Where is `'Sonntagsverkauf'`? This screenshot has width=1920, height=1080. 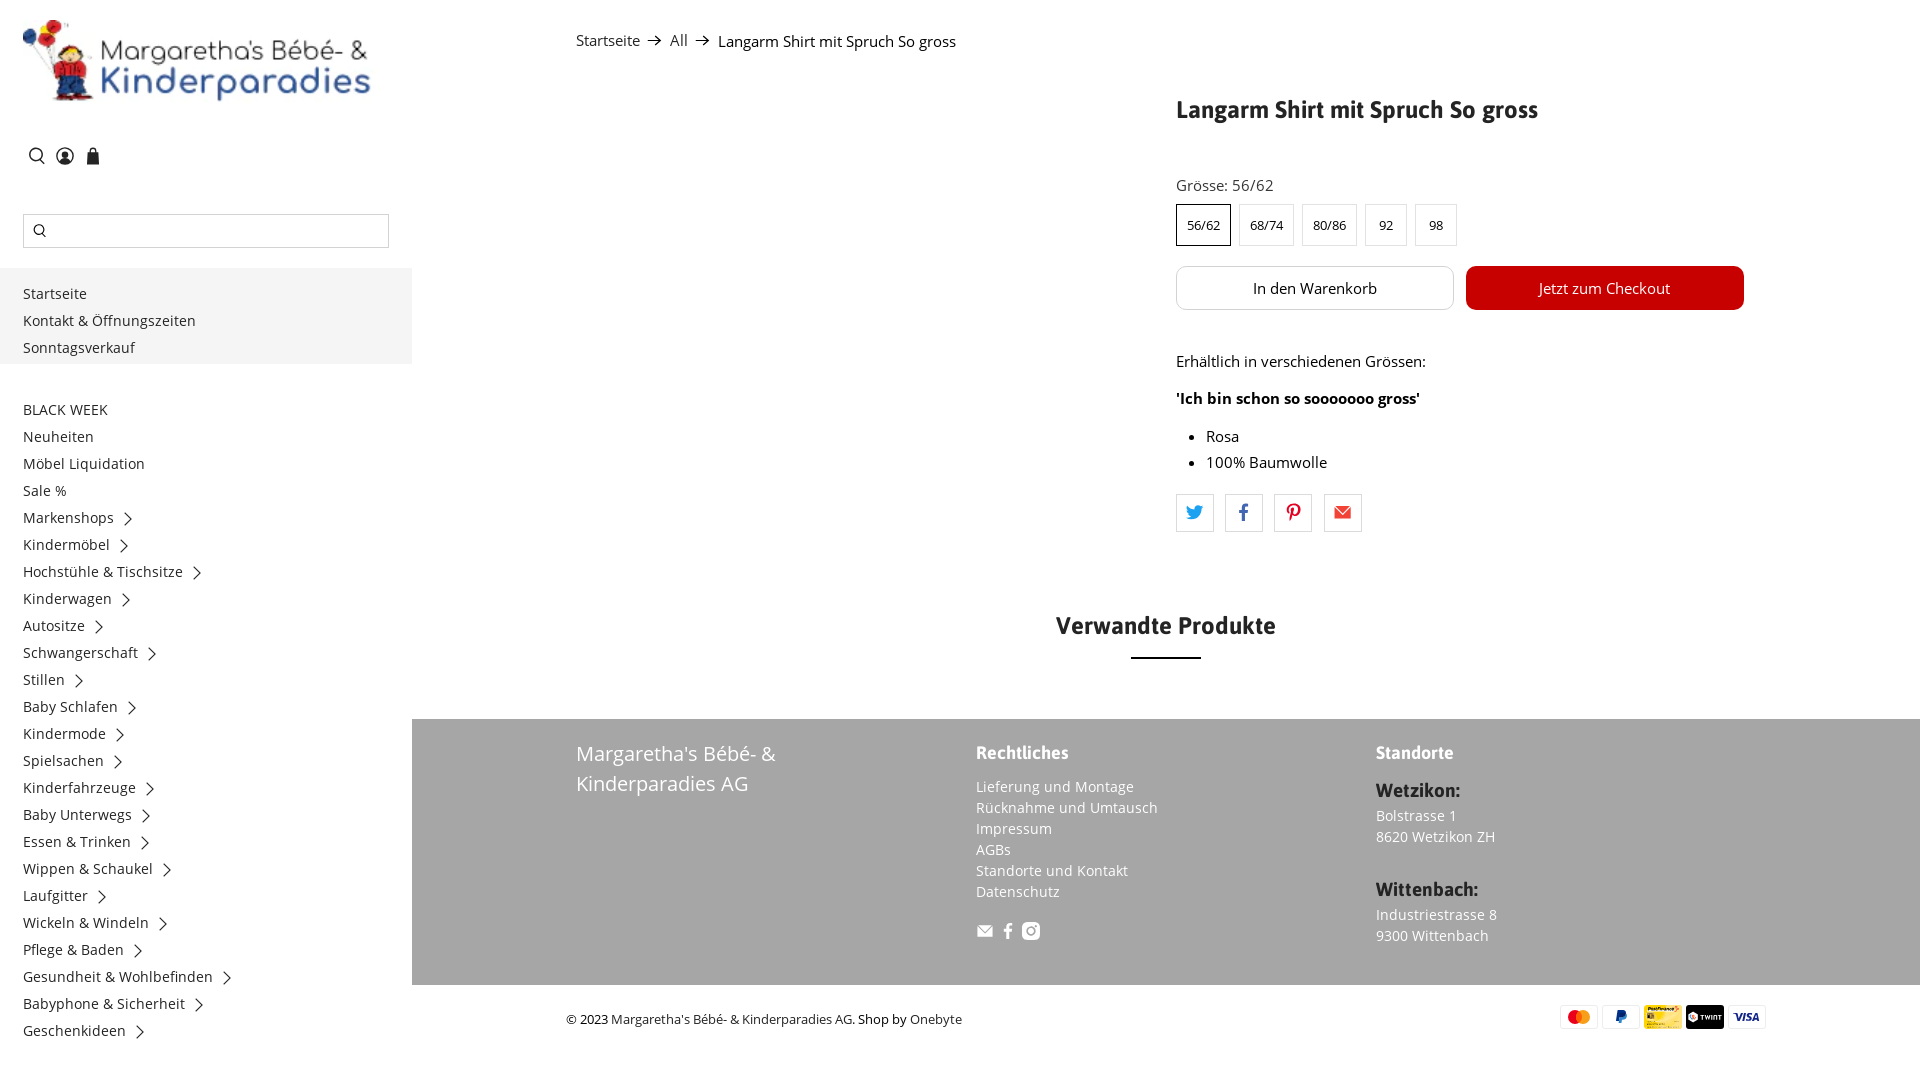
'Sonntagsverkauf' is located at coordinates (82, 349).